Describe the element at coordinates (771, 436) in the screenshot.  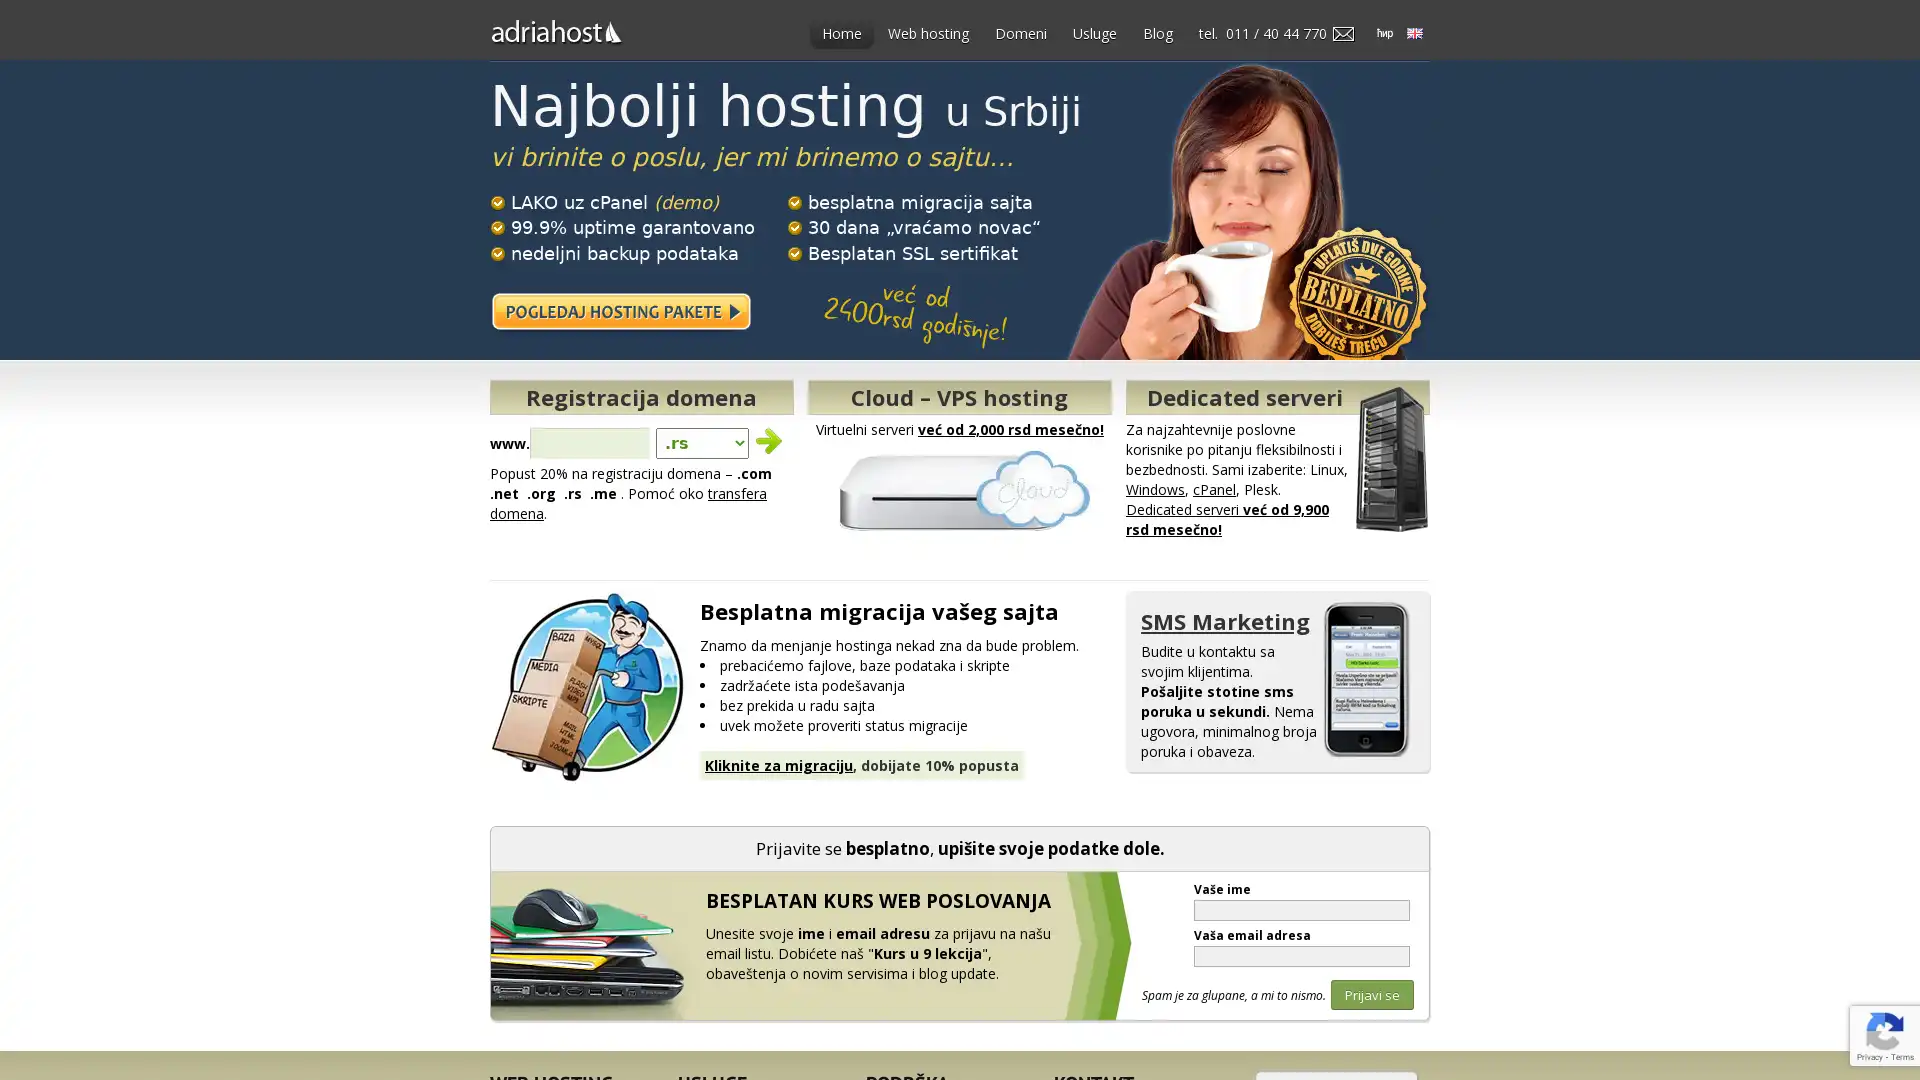
I see `Submit` at that location.